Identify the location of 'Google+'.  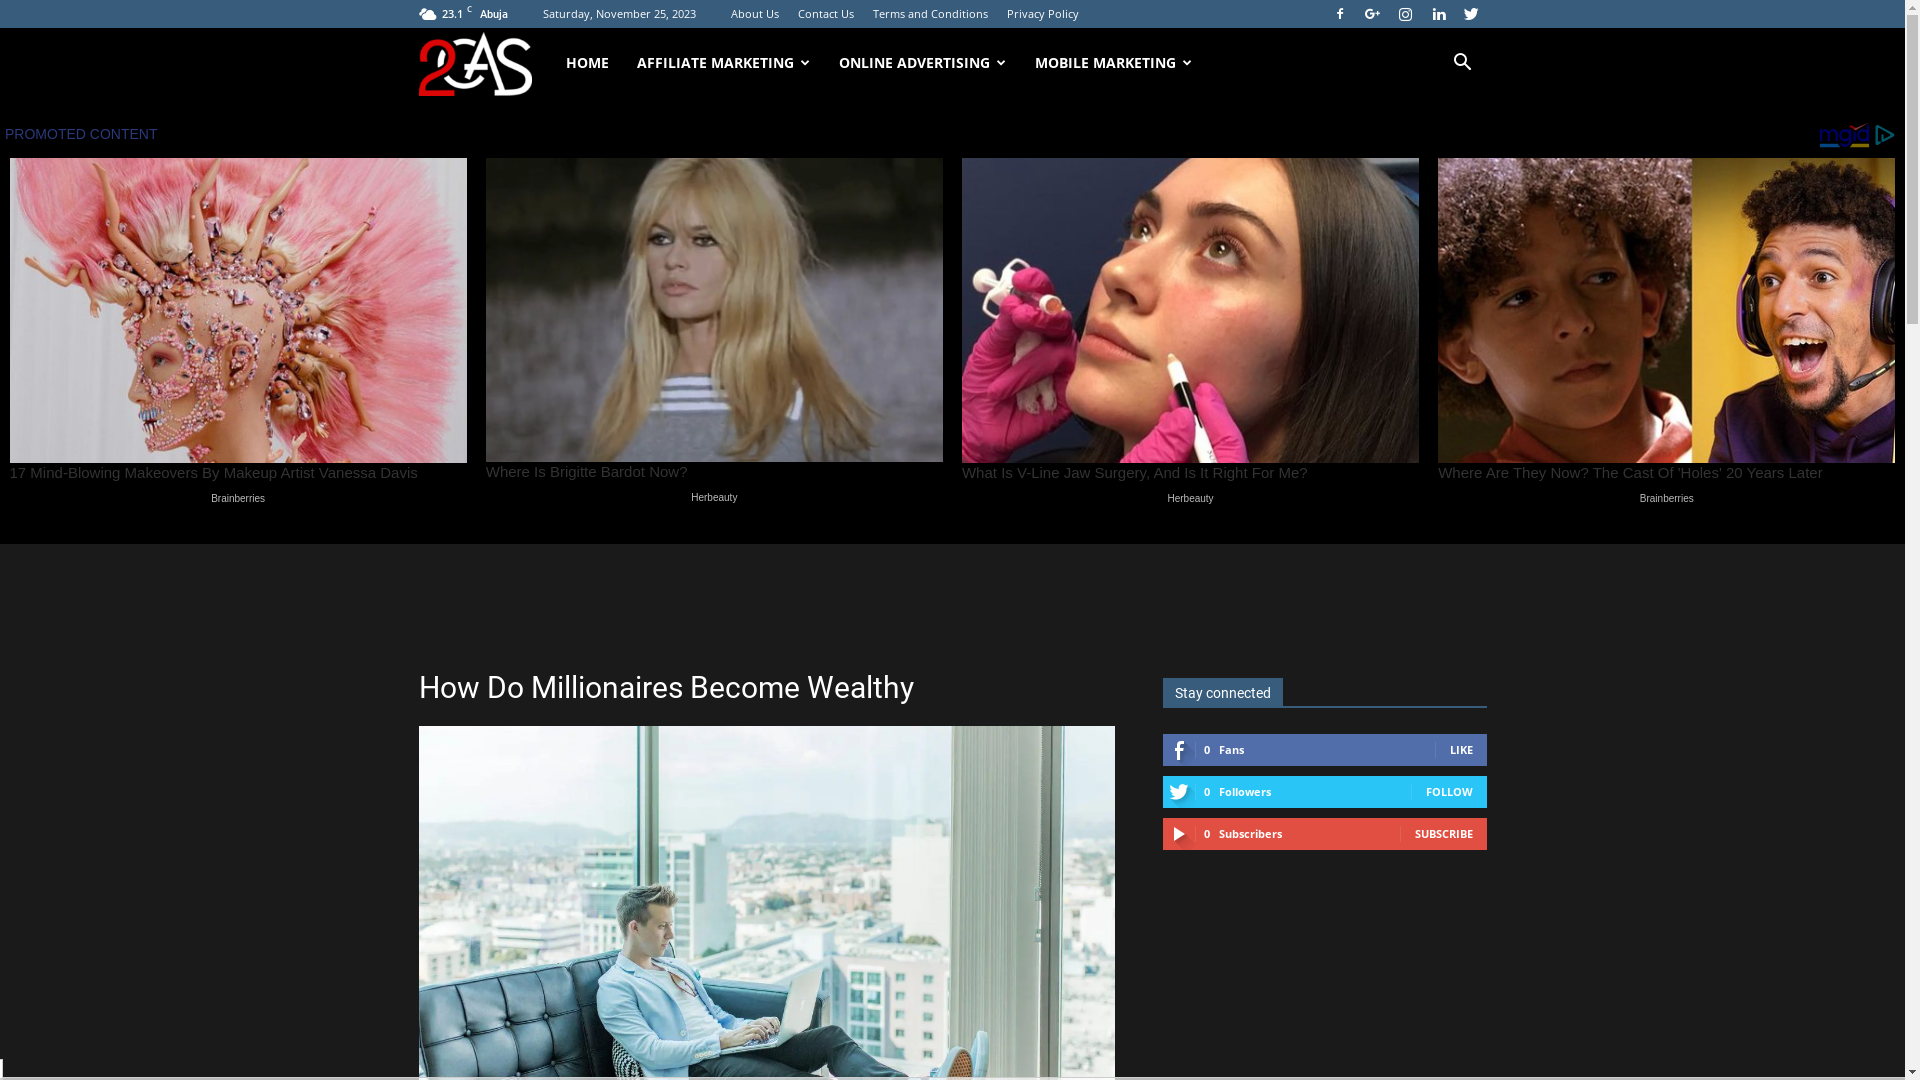
(1371, 14).